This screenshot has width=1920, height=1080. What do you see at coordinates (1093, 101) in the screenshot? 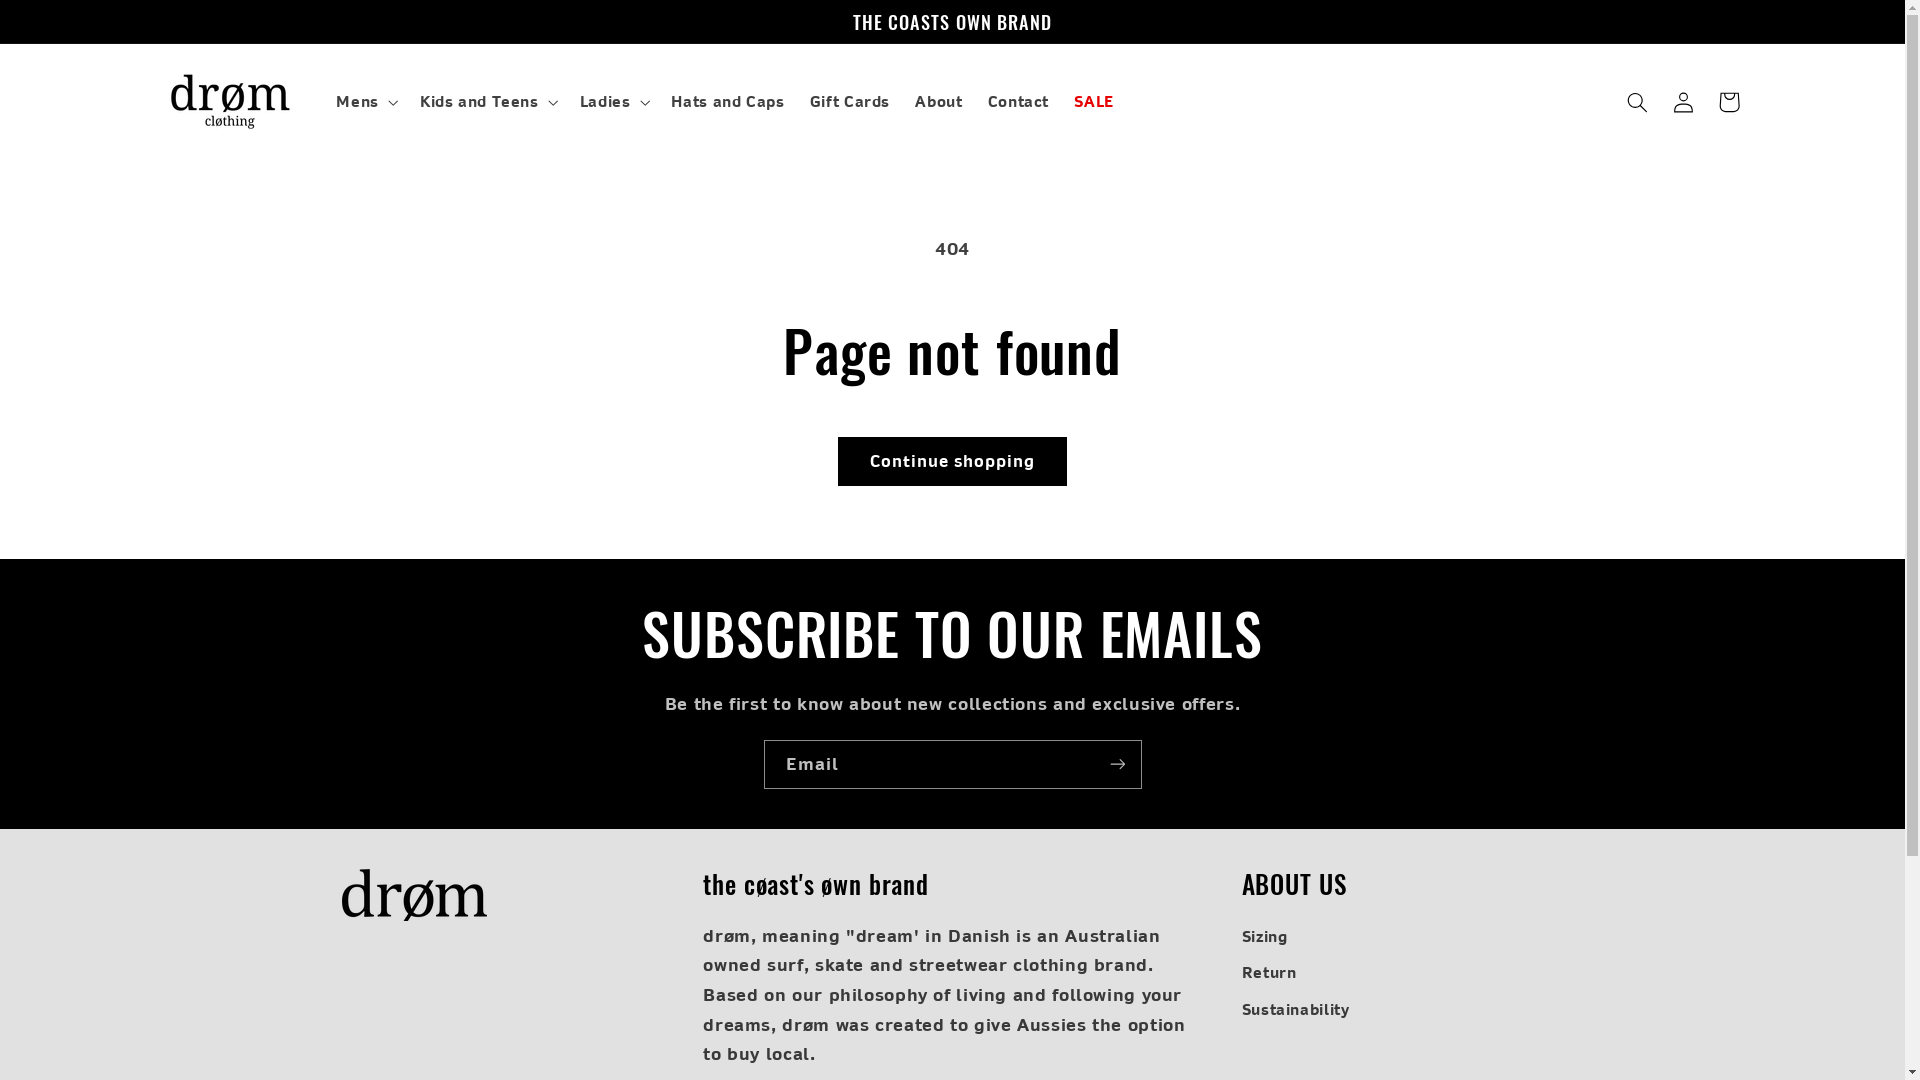
I see `'SALE'` at bounding box center [1093, 101].